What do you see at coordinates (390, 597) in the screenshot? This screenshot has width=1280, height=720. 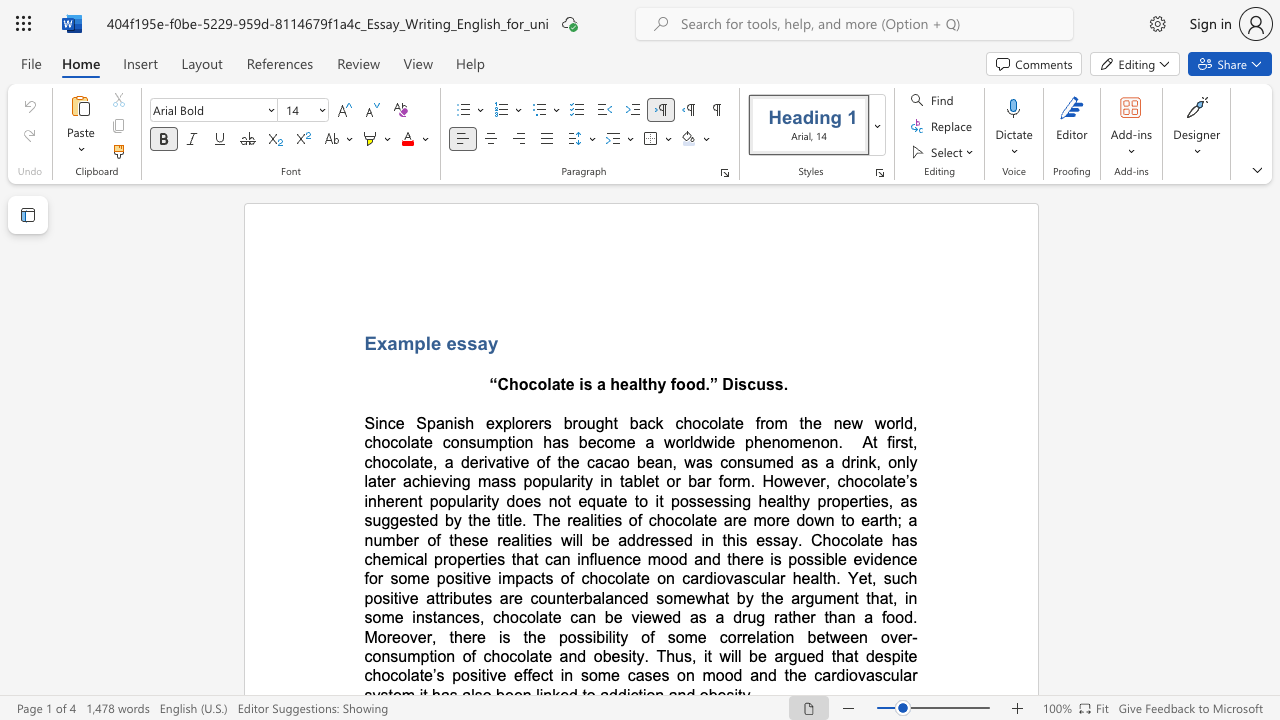 I see `the subset text "itive" within the text "for some positive impacts of chocolate on cardiovascular health. Yet, such positive attributes are counterbalanced"` at bounding box center [390, 597].